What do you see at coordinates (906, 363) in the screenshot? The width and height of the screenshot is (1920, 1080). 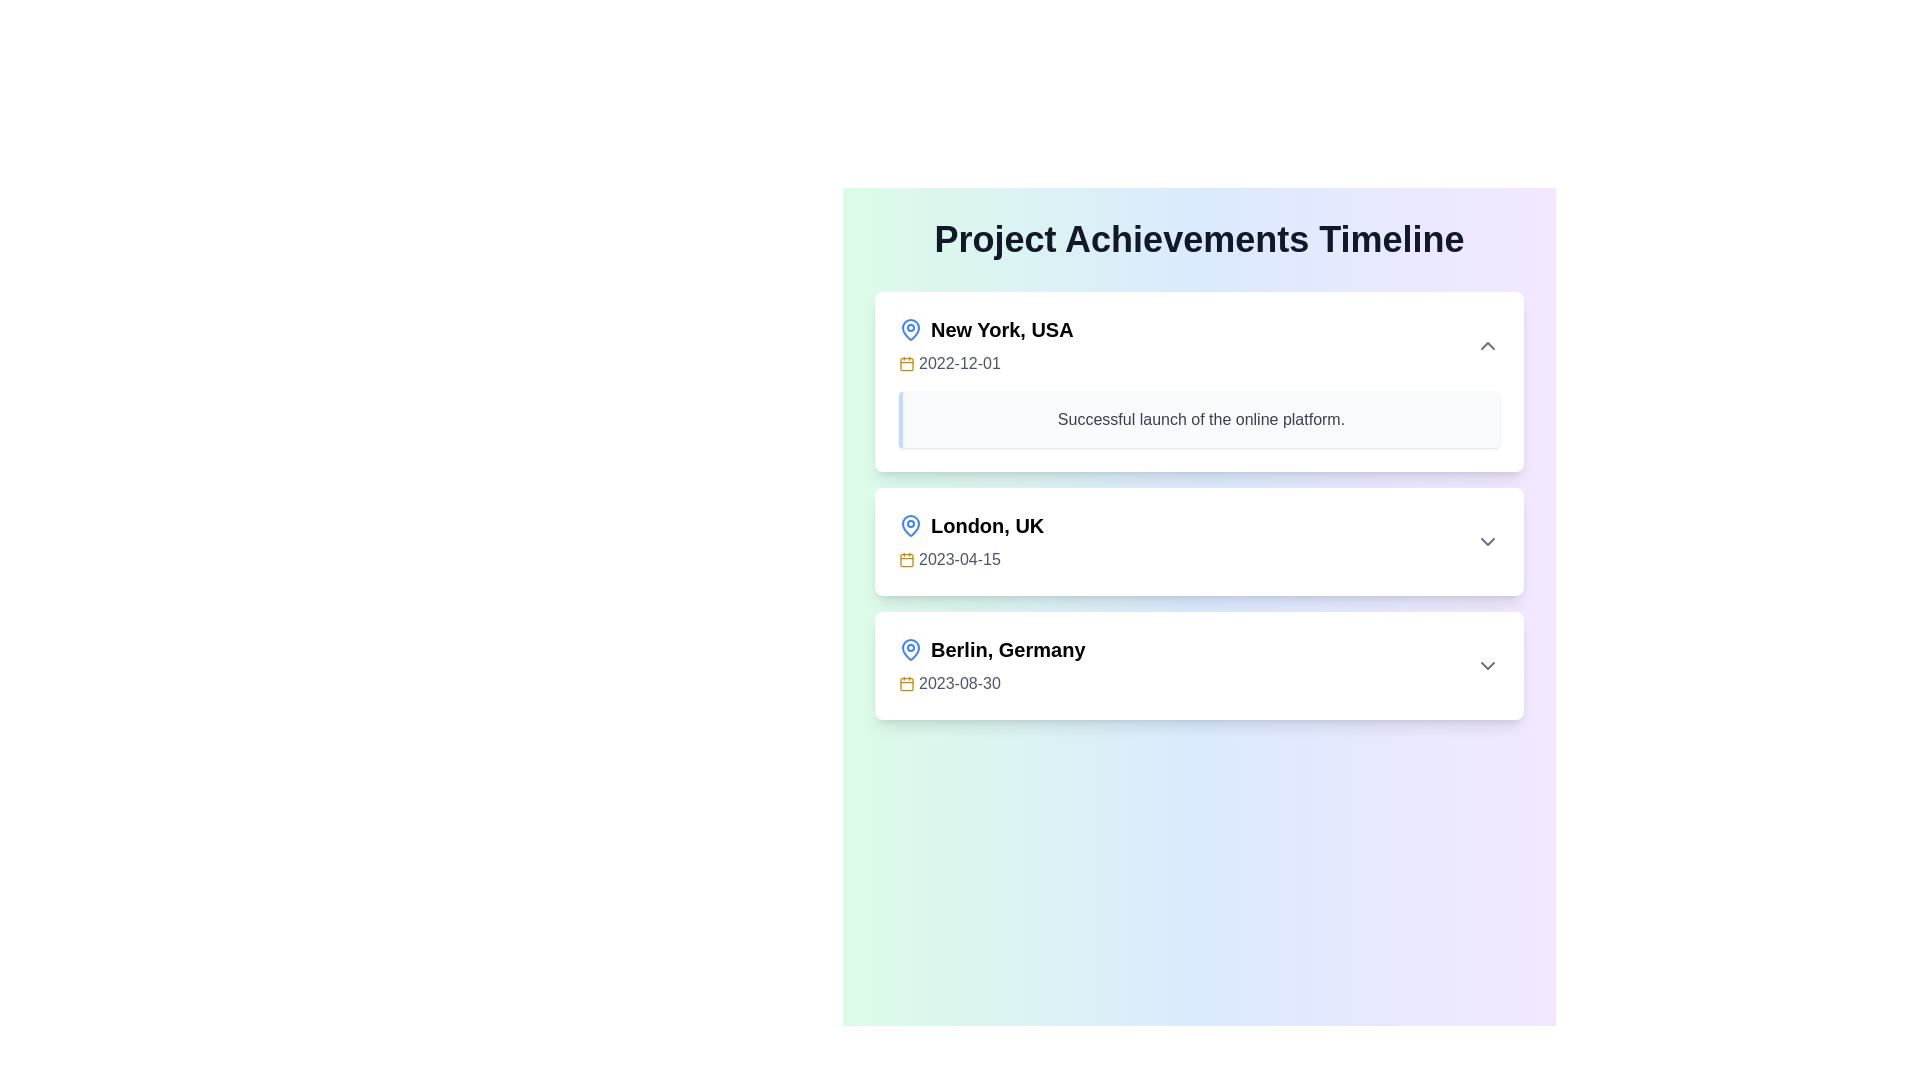 I see `the calendar icon representing the date '2022-12-01' associated with 'New York, USA' in the Project Achievements Timeline` at bounding box center [906, 363].